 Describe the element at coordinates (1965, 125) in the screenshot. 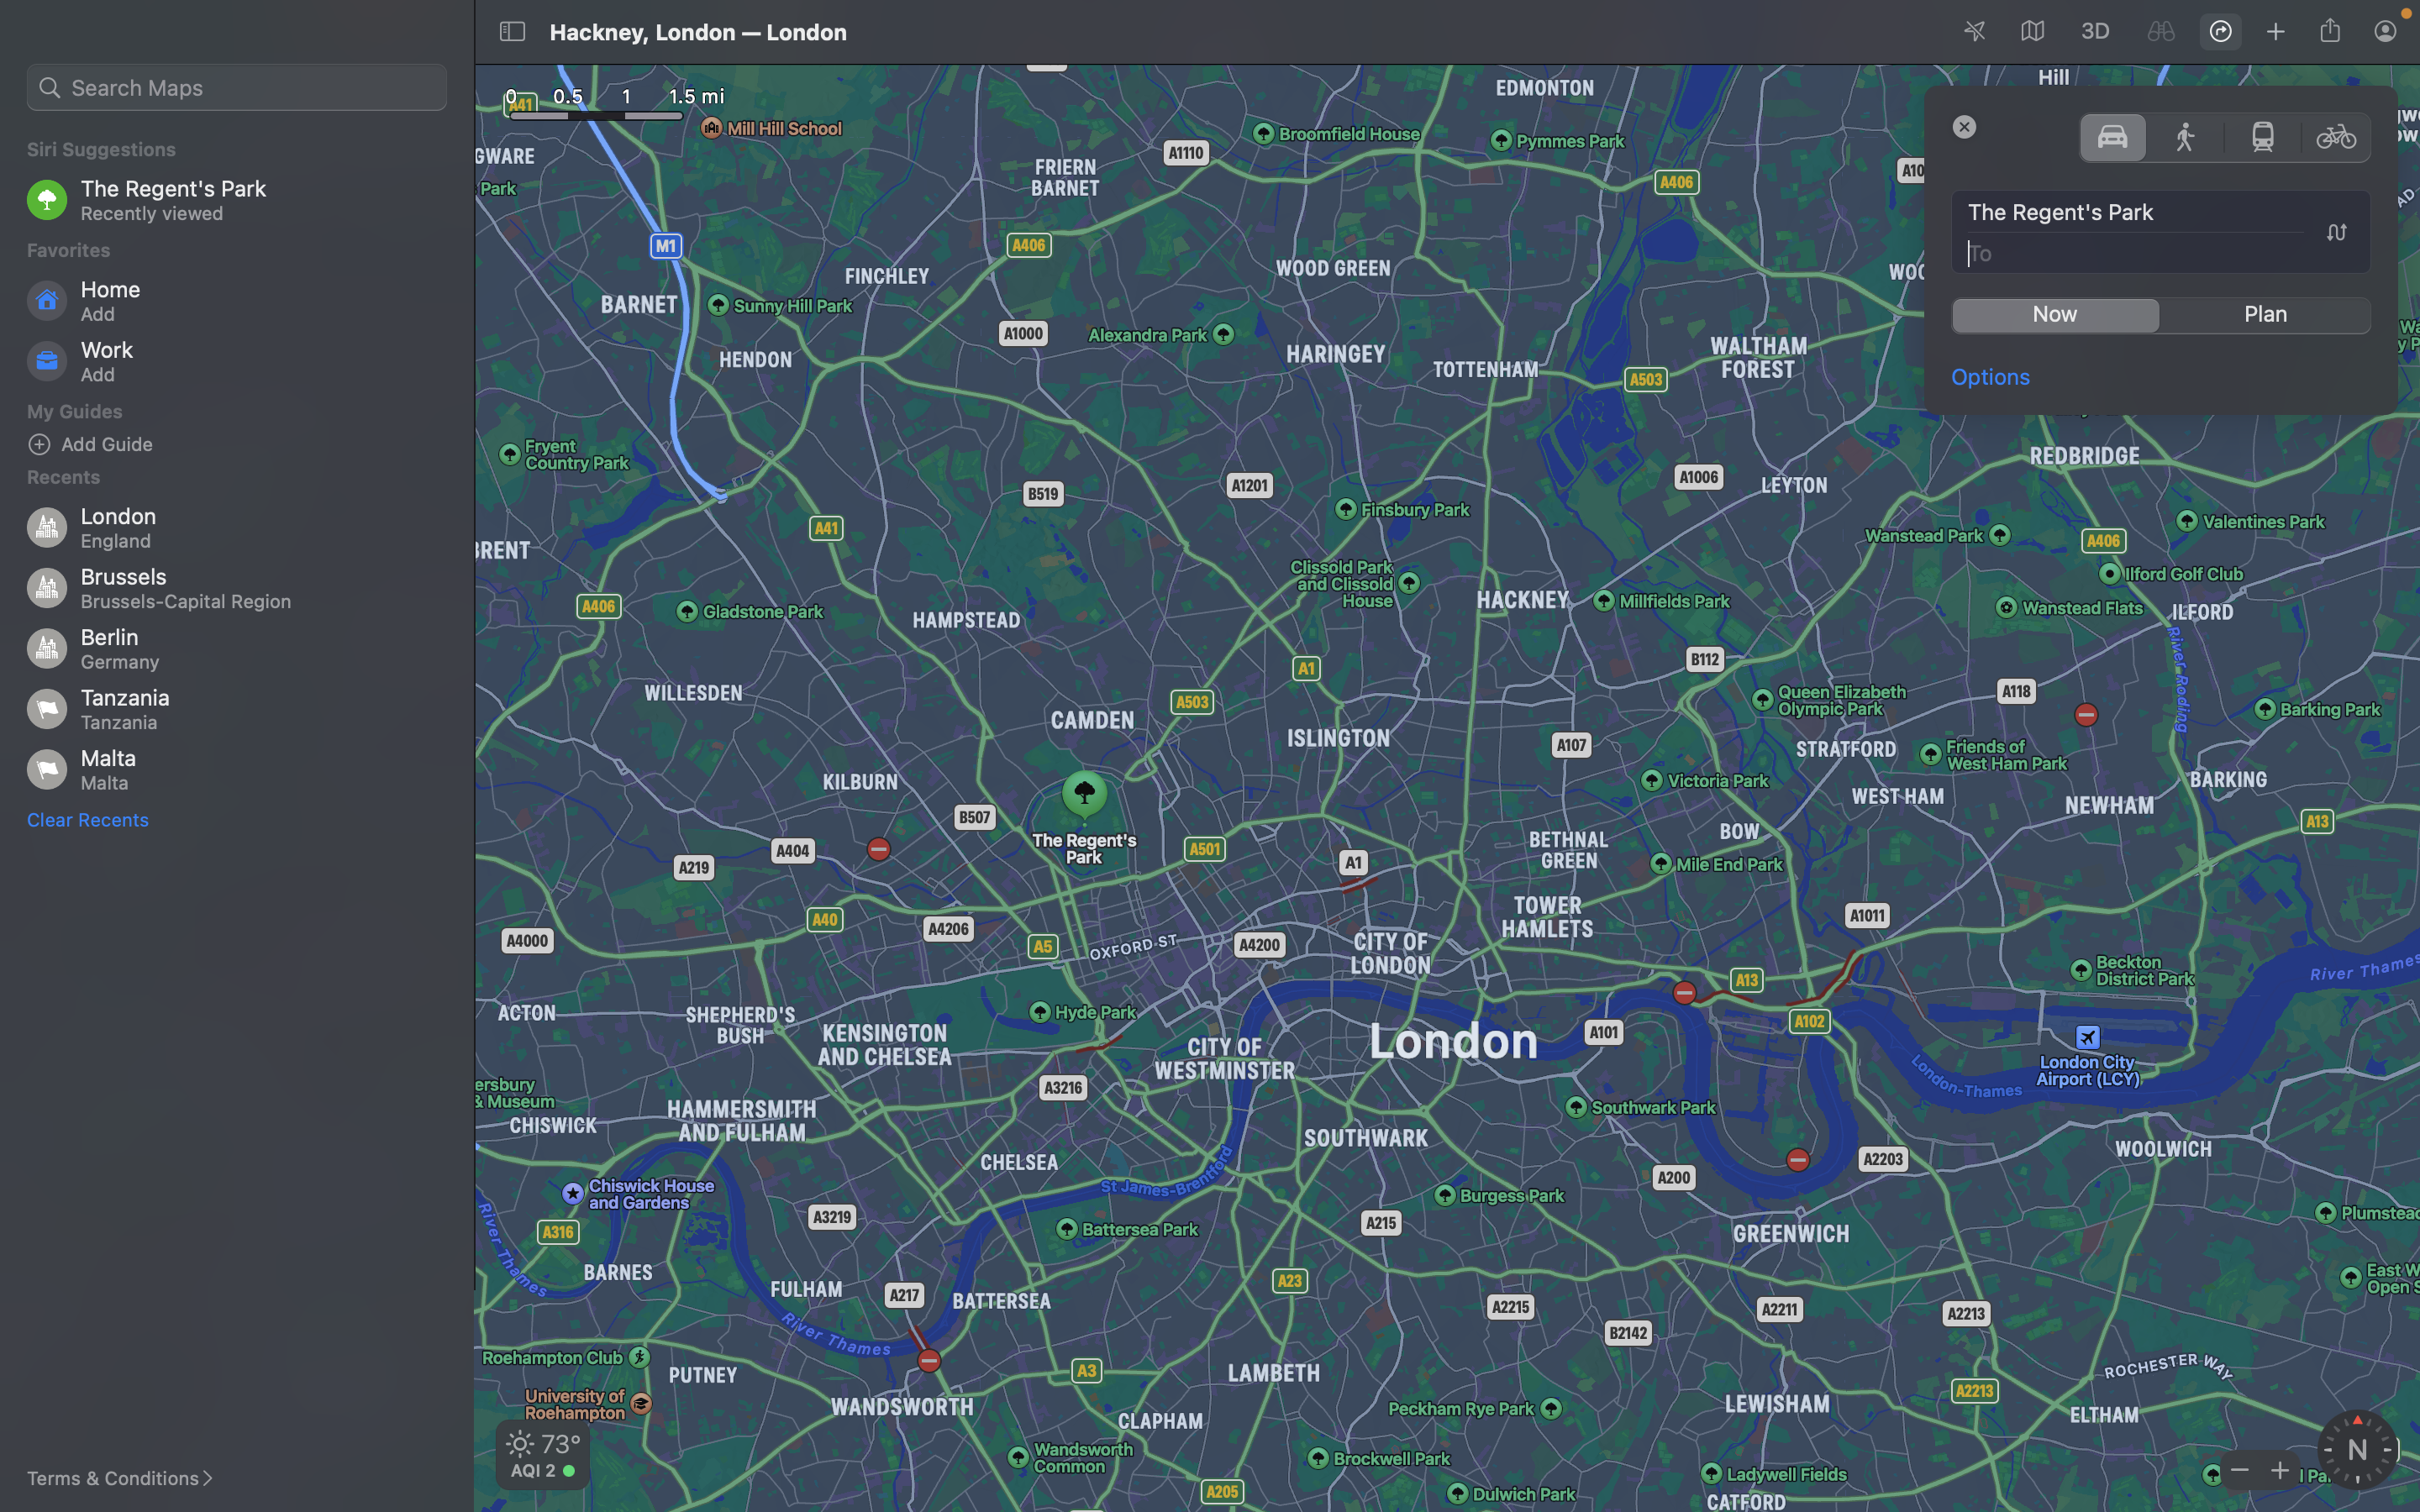

I see `Shut the existing window by clicking on the "close" button` at that location.